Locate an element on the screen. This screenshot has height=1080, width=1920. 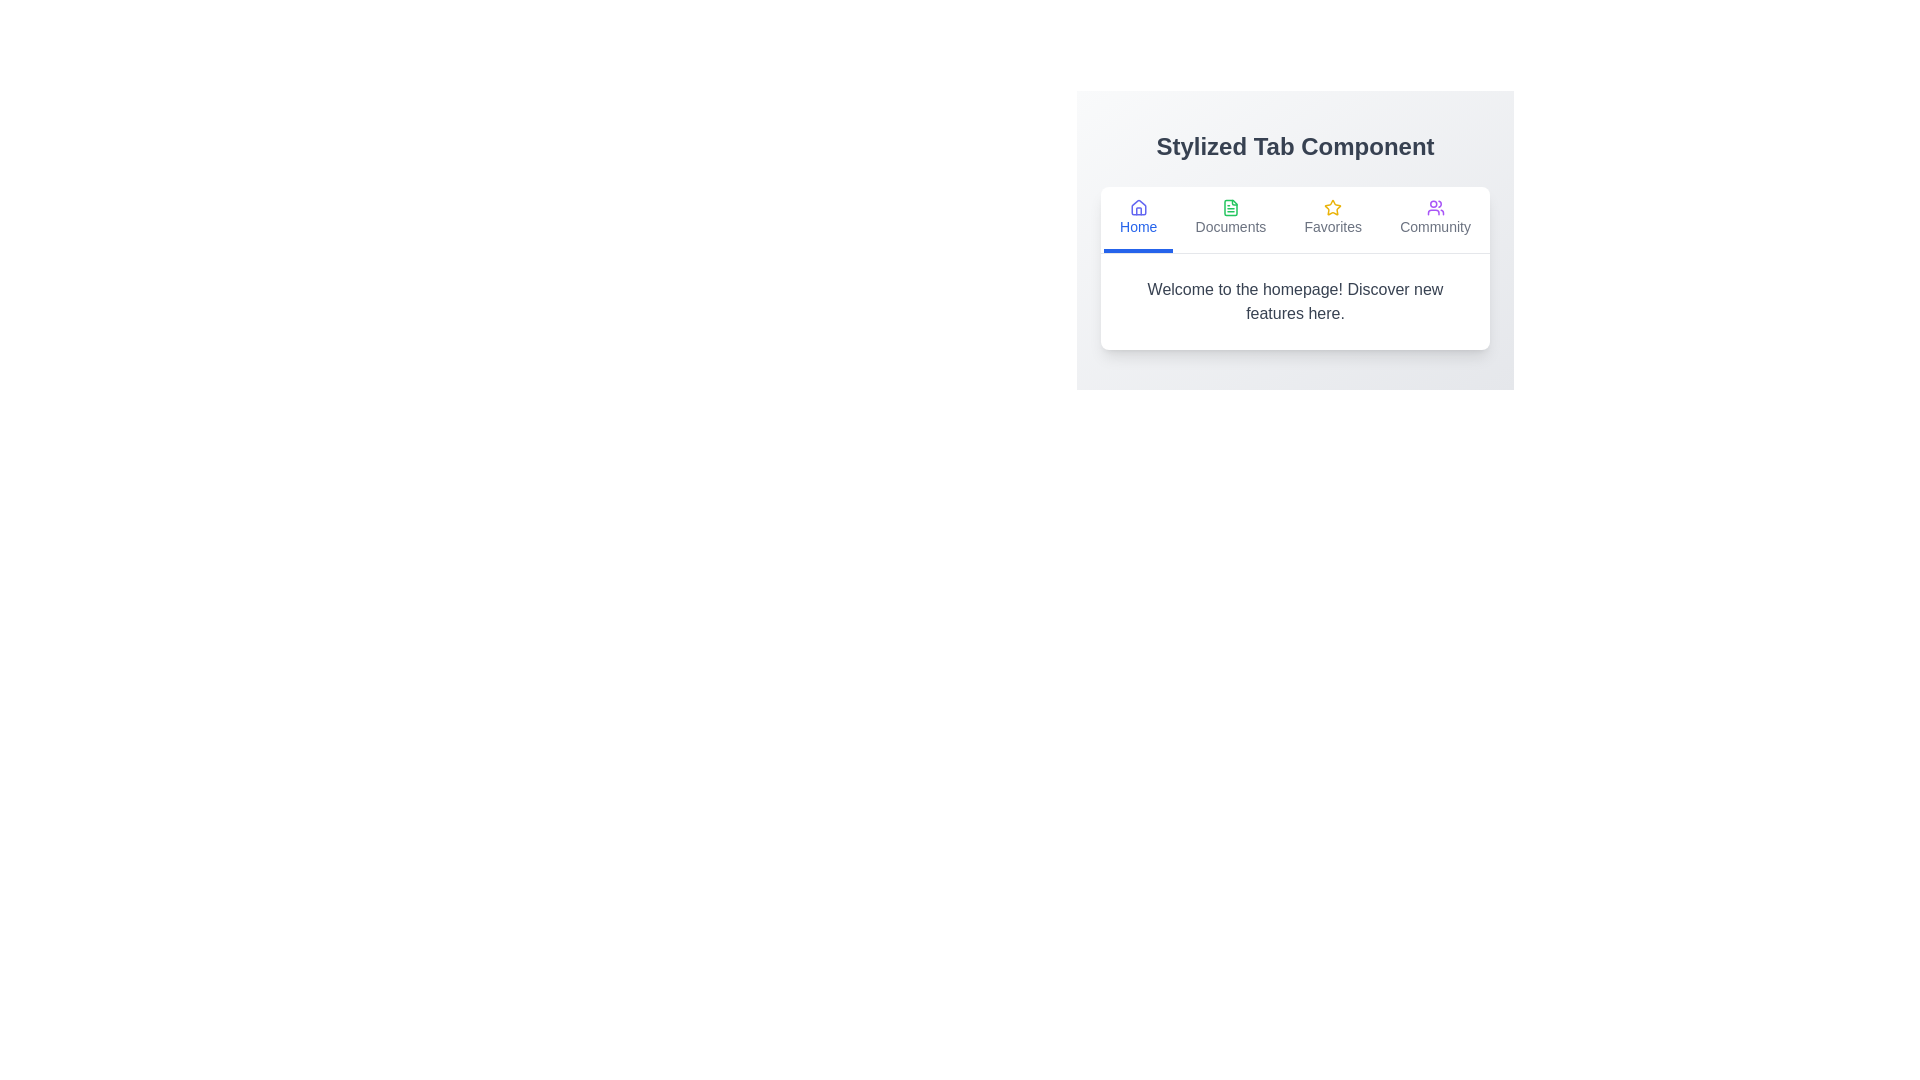
the 'Favorites' tab on the Navigation Tab Bar is located at coordinates (1295, 220).